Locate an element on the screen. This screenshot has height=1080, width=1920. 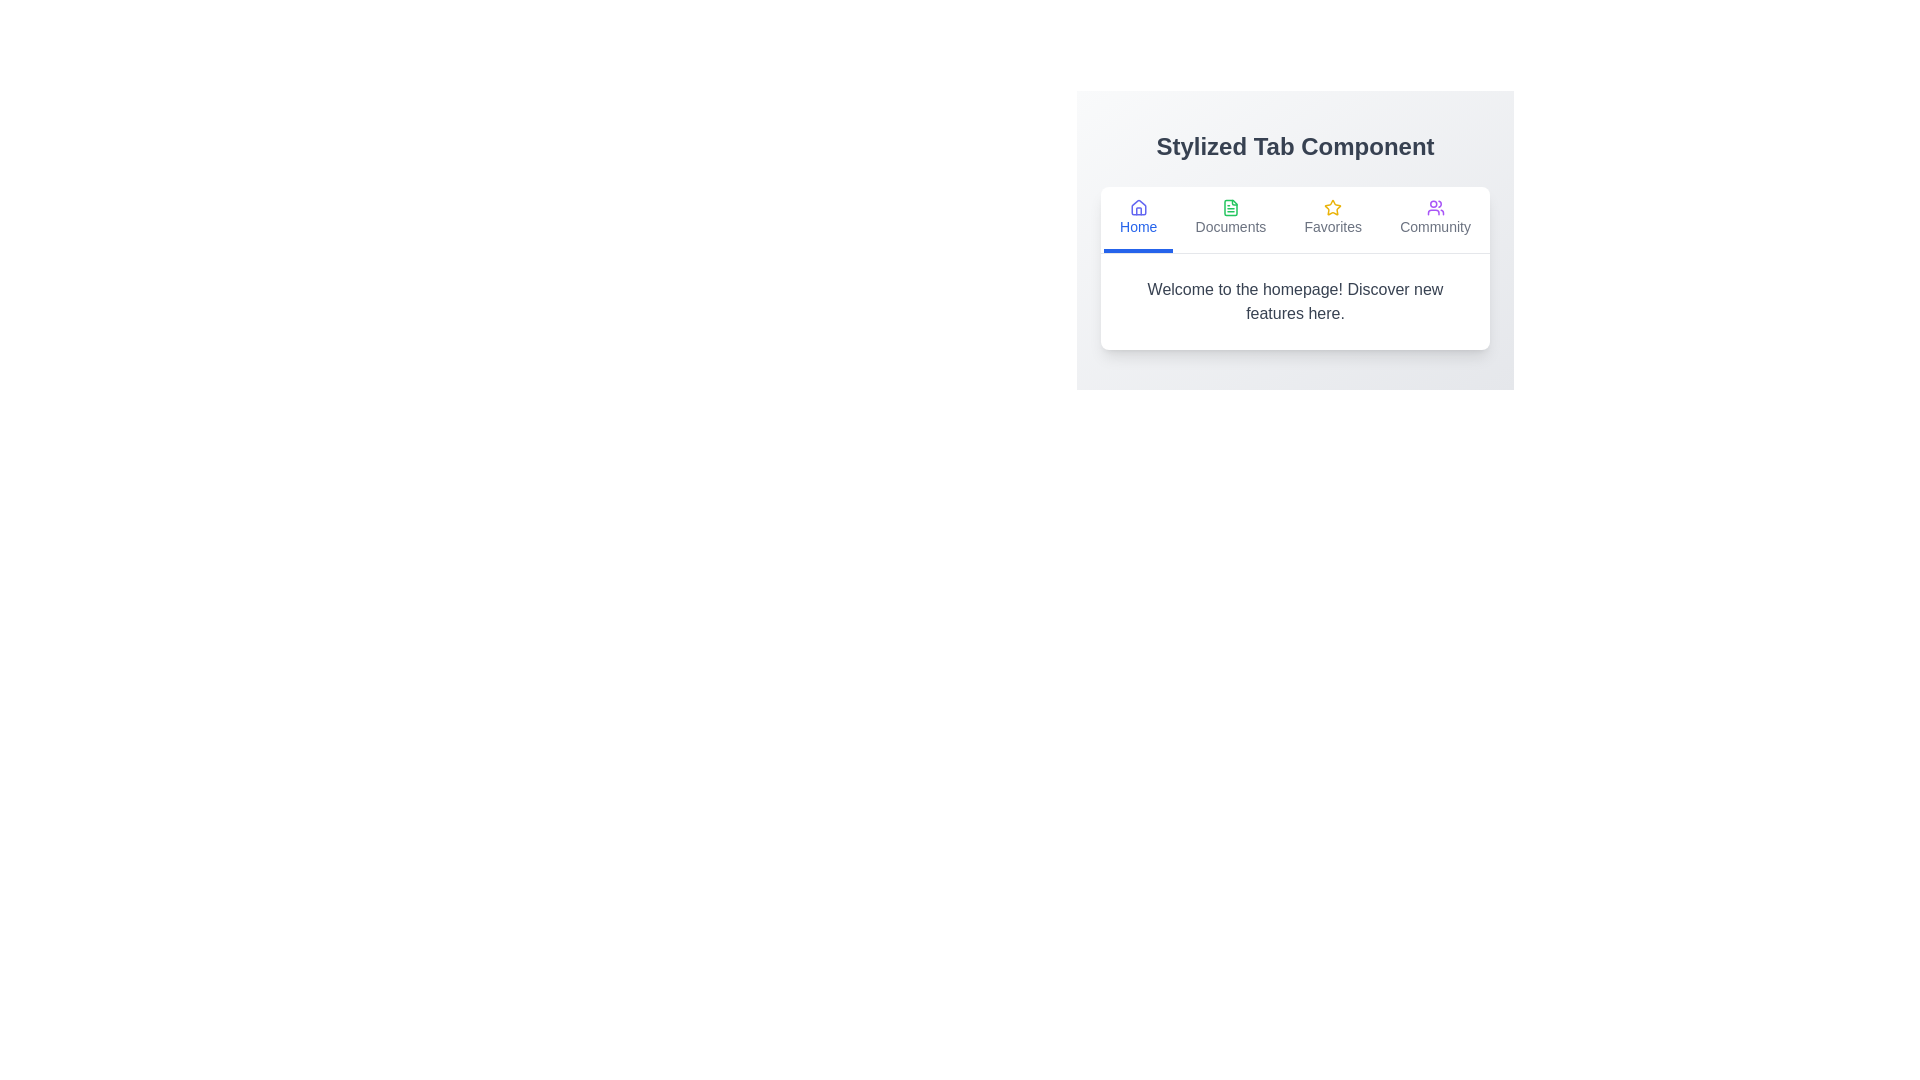
the 'Favorites' tab on the Navigation Tab Bar is located at coordinates (1295, 220).